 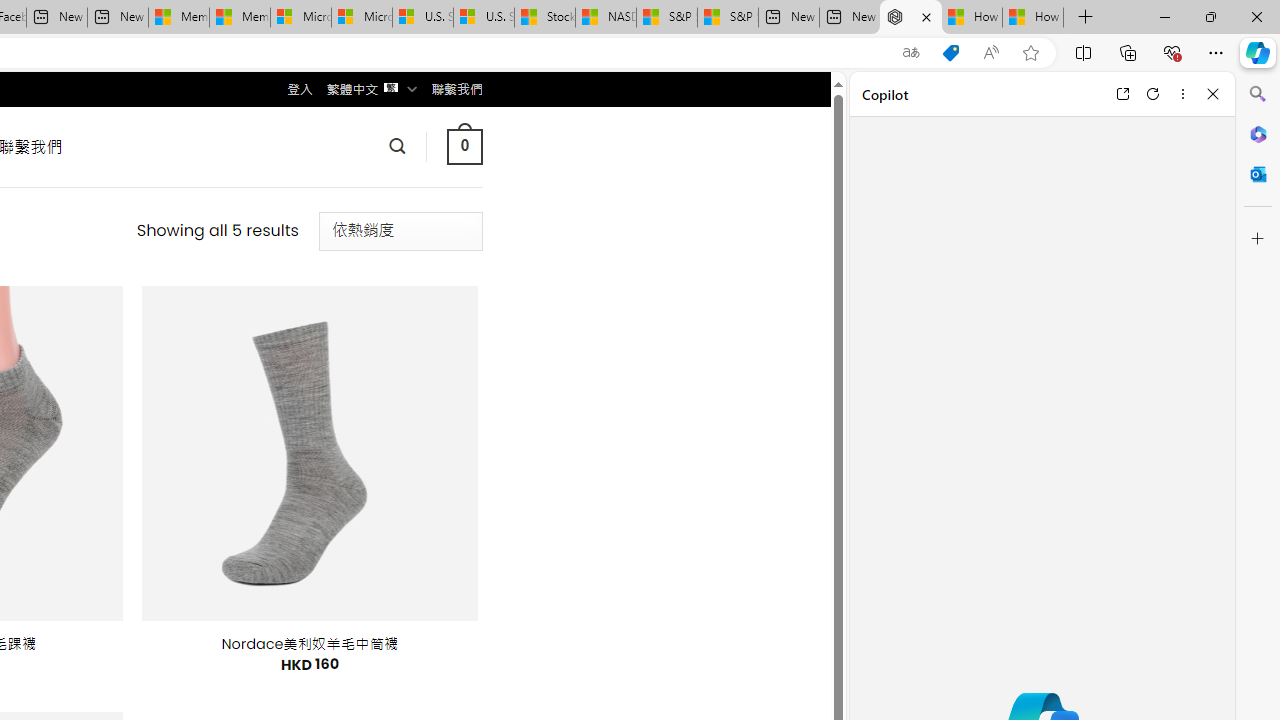 What do you see at coordinates (1257, 173) in the screenshot?
I see `'Outlook'` at bounding box center [1257, 173].